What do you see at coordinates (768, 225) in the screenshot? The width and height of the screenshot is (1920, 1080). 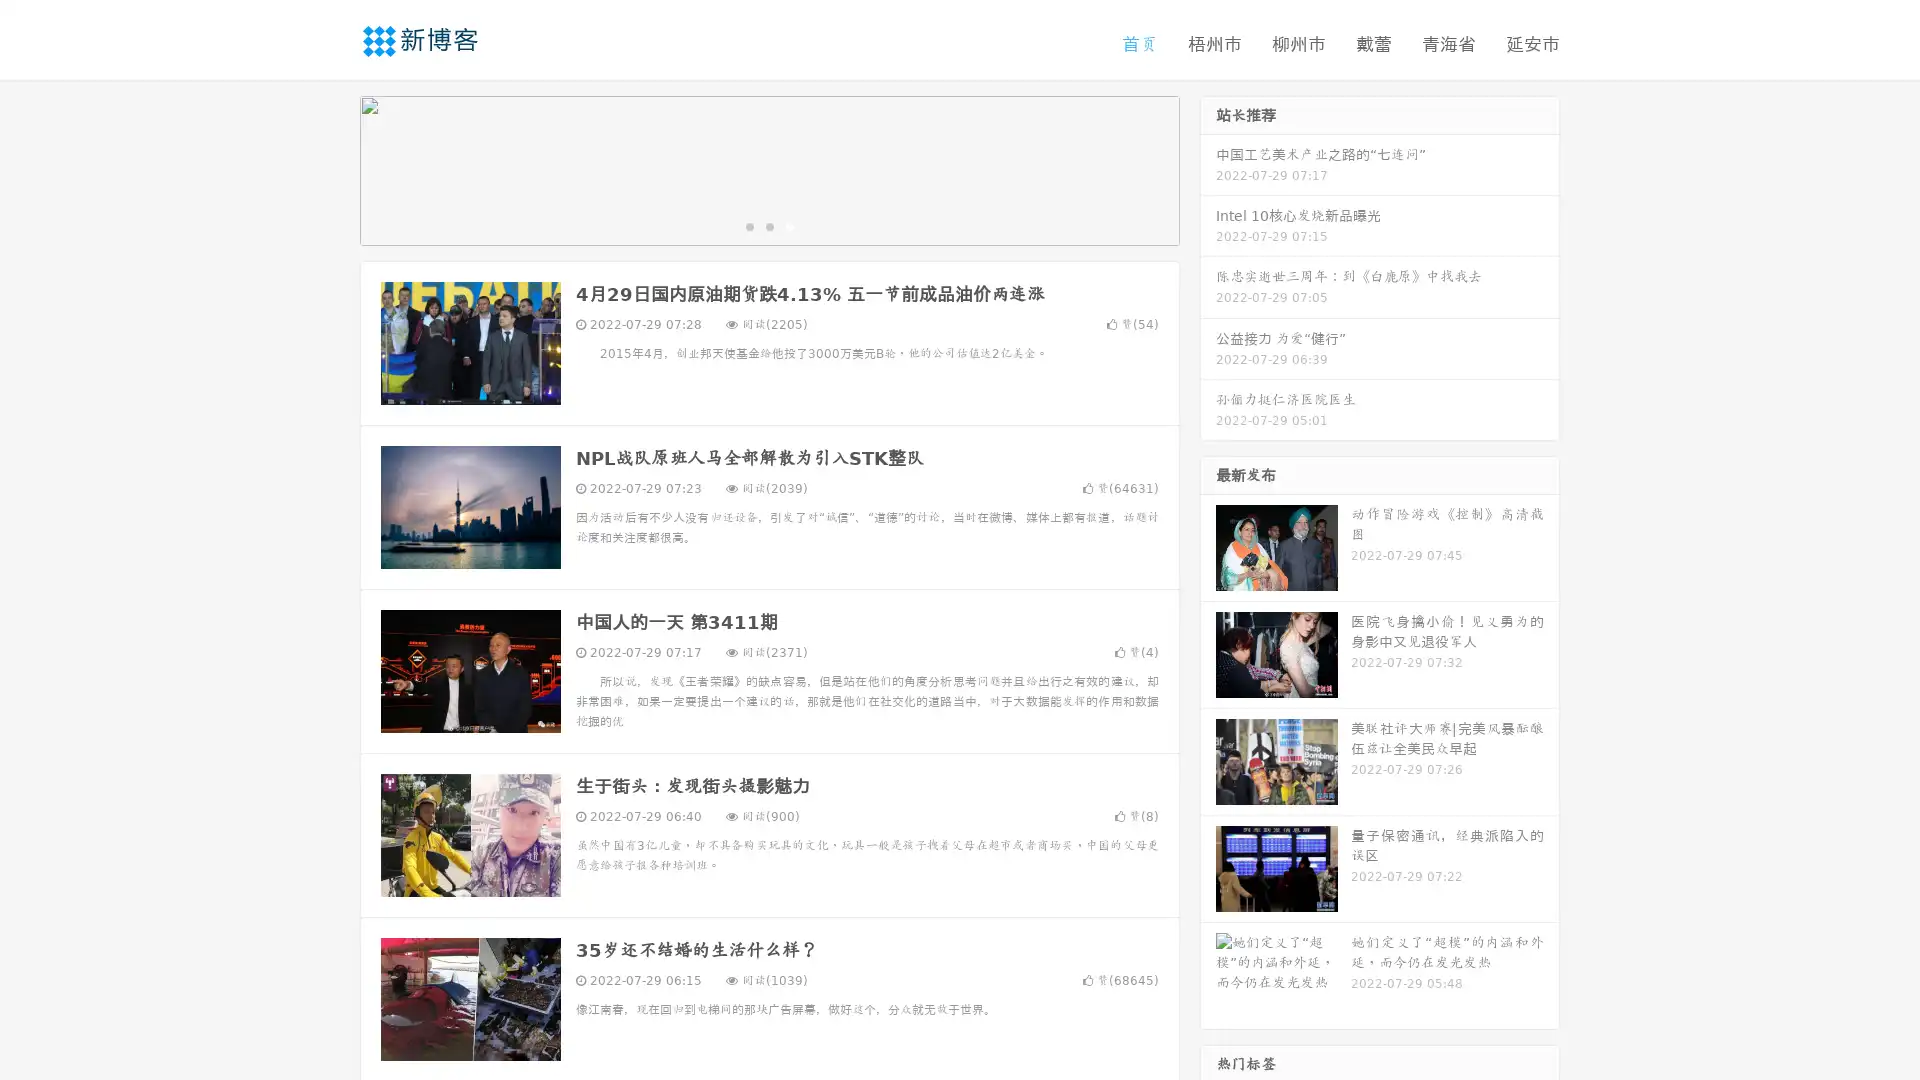 I see `Go to slide 2` at bounding box center [768, 225].